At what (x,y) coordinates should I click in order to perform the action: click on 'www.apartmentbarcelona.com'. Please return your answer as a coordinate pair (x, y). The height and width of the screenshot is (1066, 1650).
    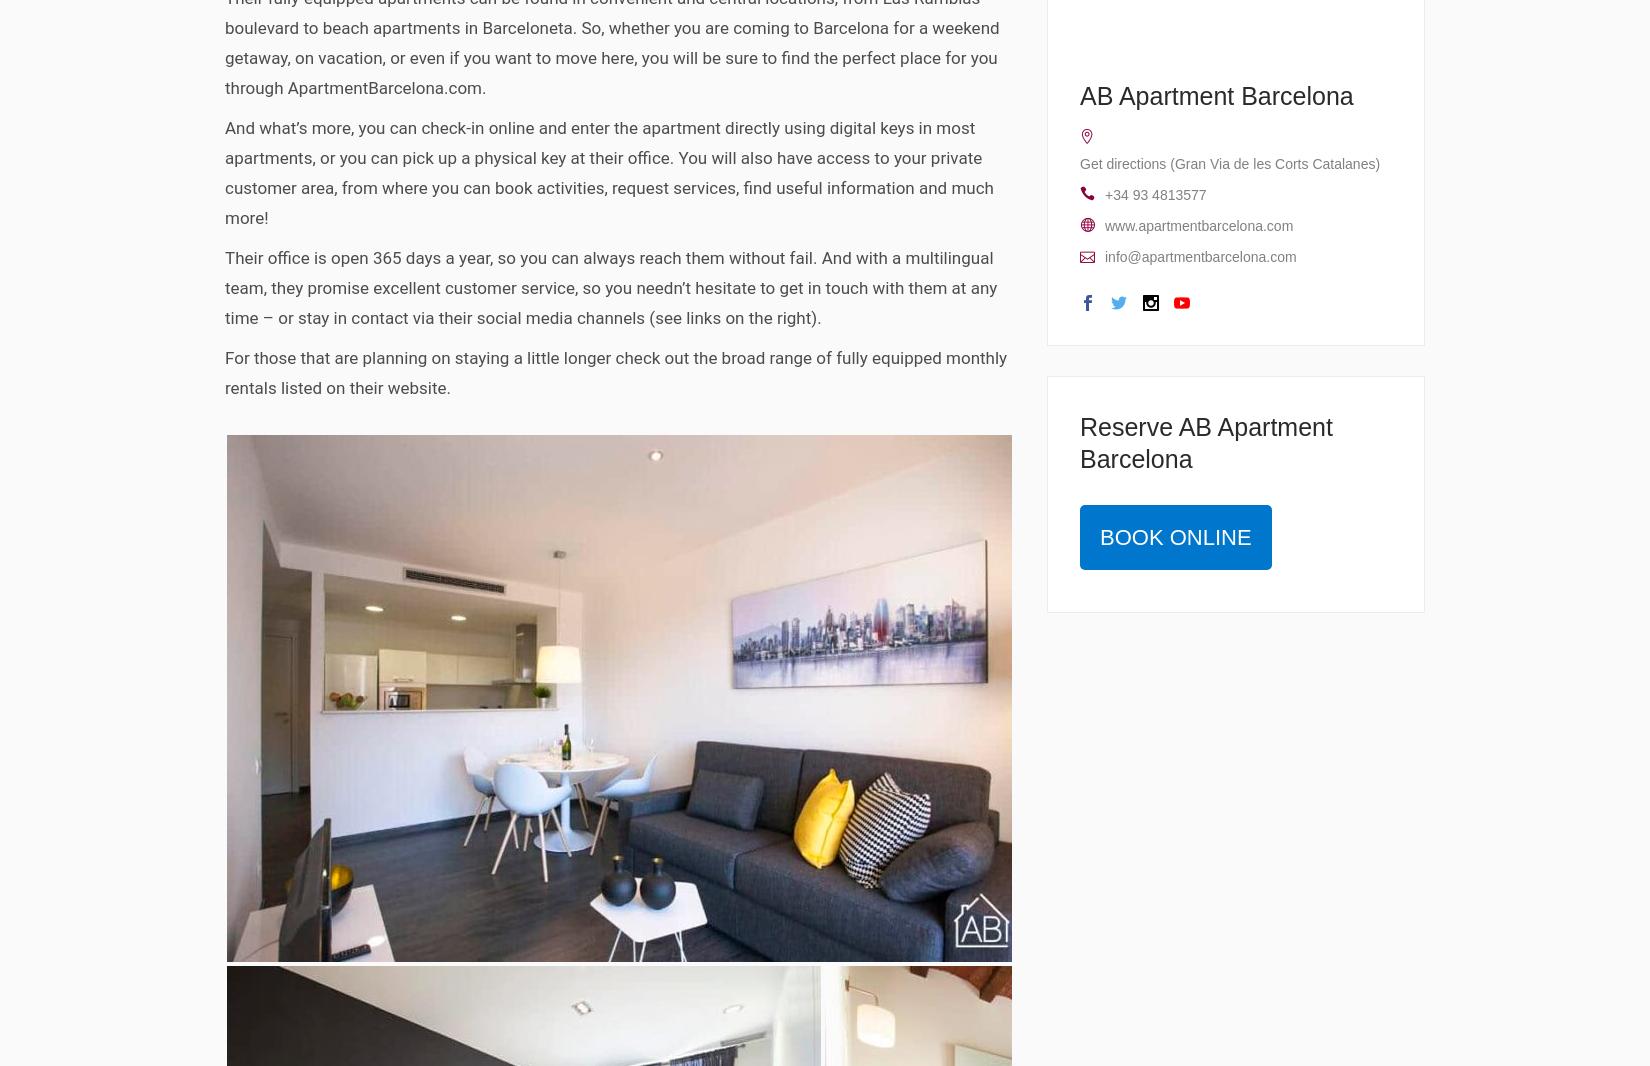
    Looking at the image, I should click on (1199, 224).